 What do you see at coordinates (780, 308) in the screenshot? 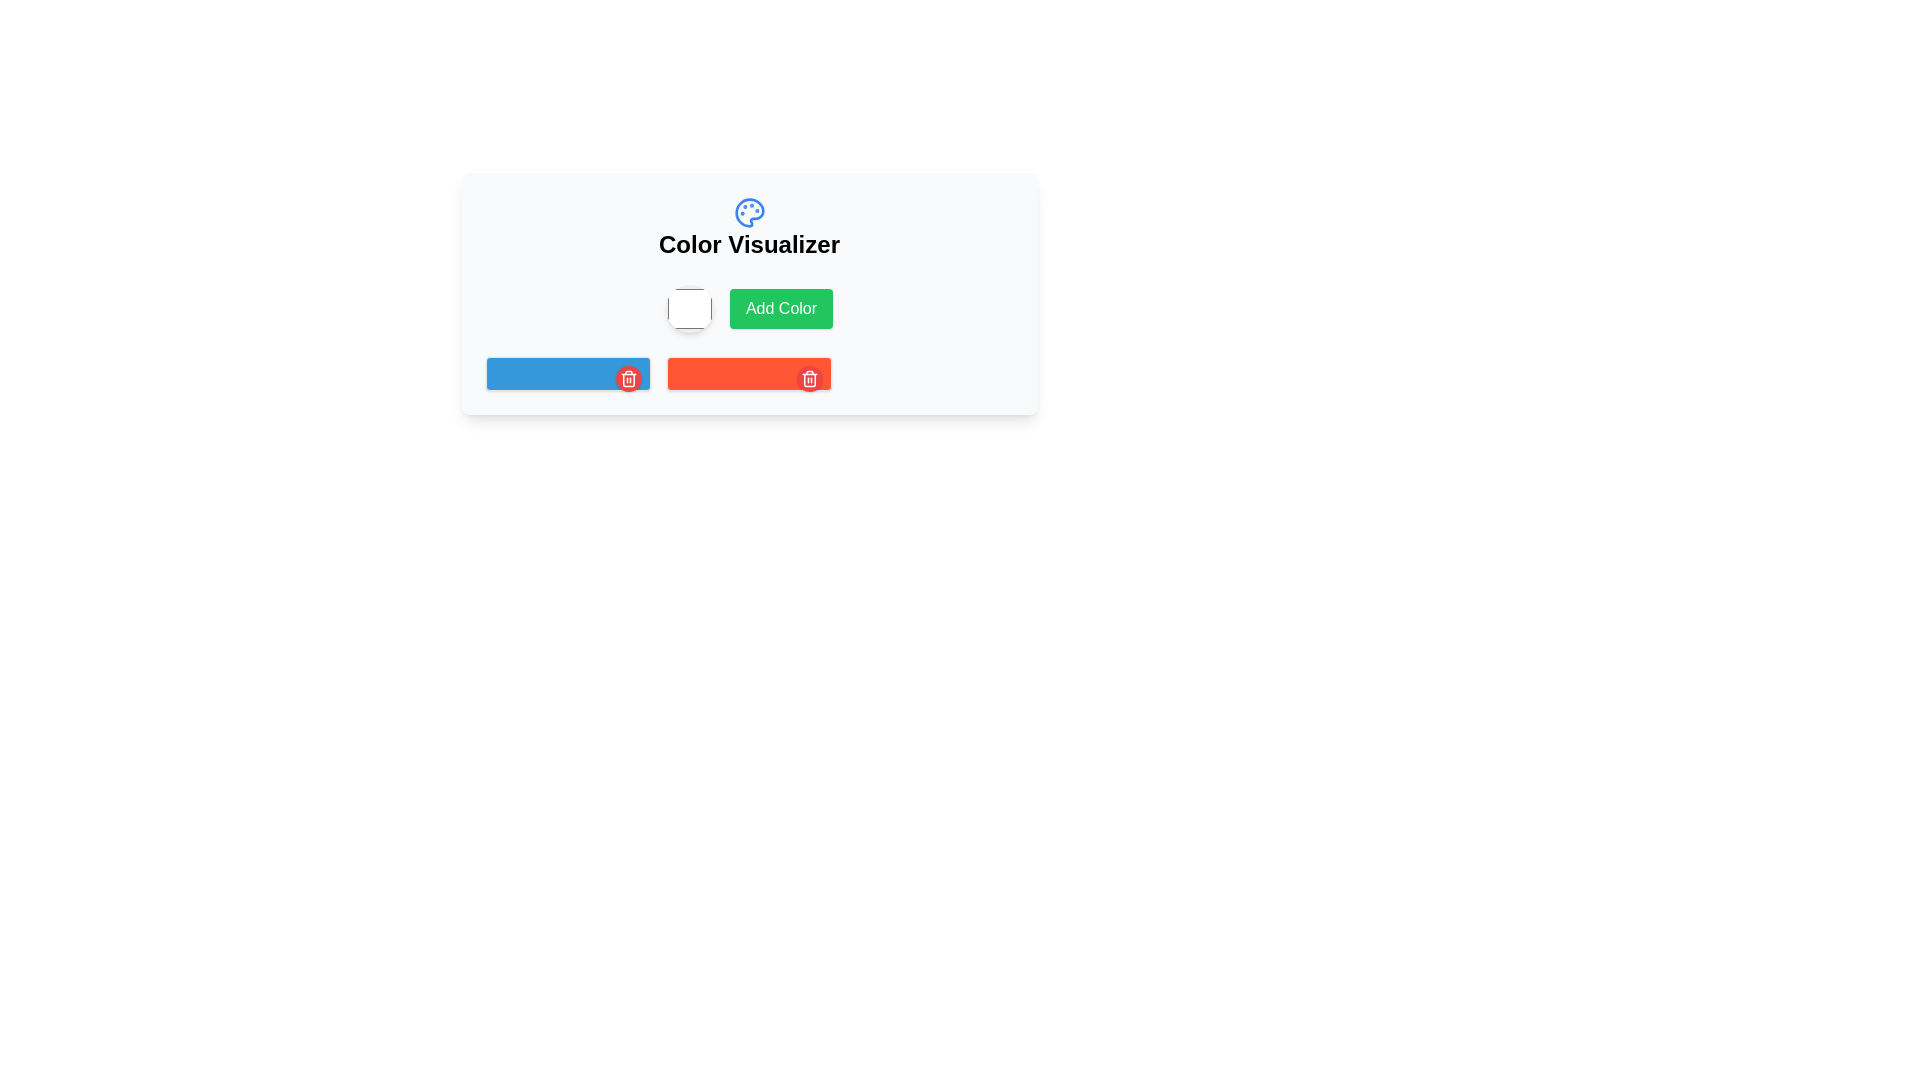
I see `the button for adding a color selection` at bounding box center [780, 308].